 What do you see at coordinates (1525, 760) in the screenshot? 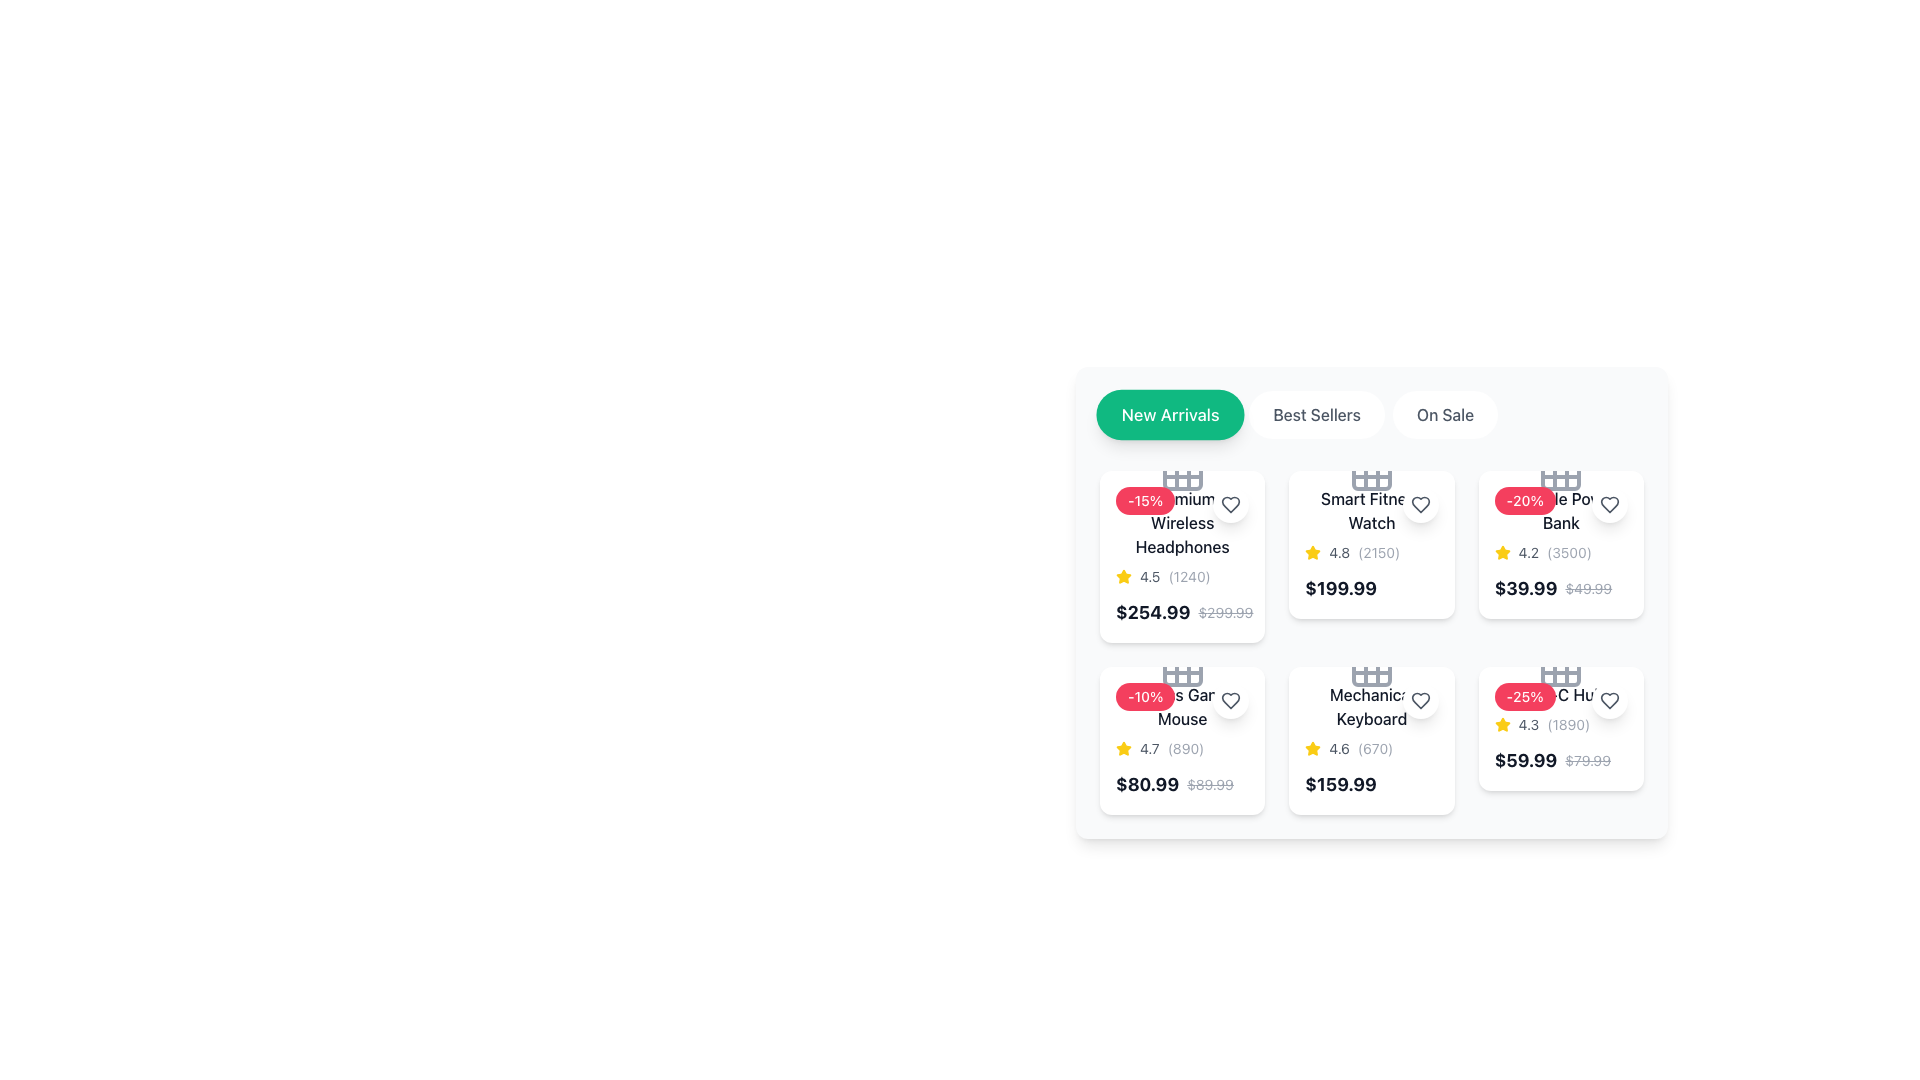
I see `the price label displaying '$59.99'` at bounding box center [1525, 760].